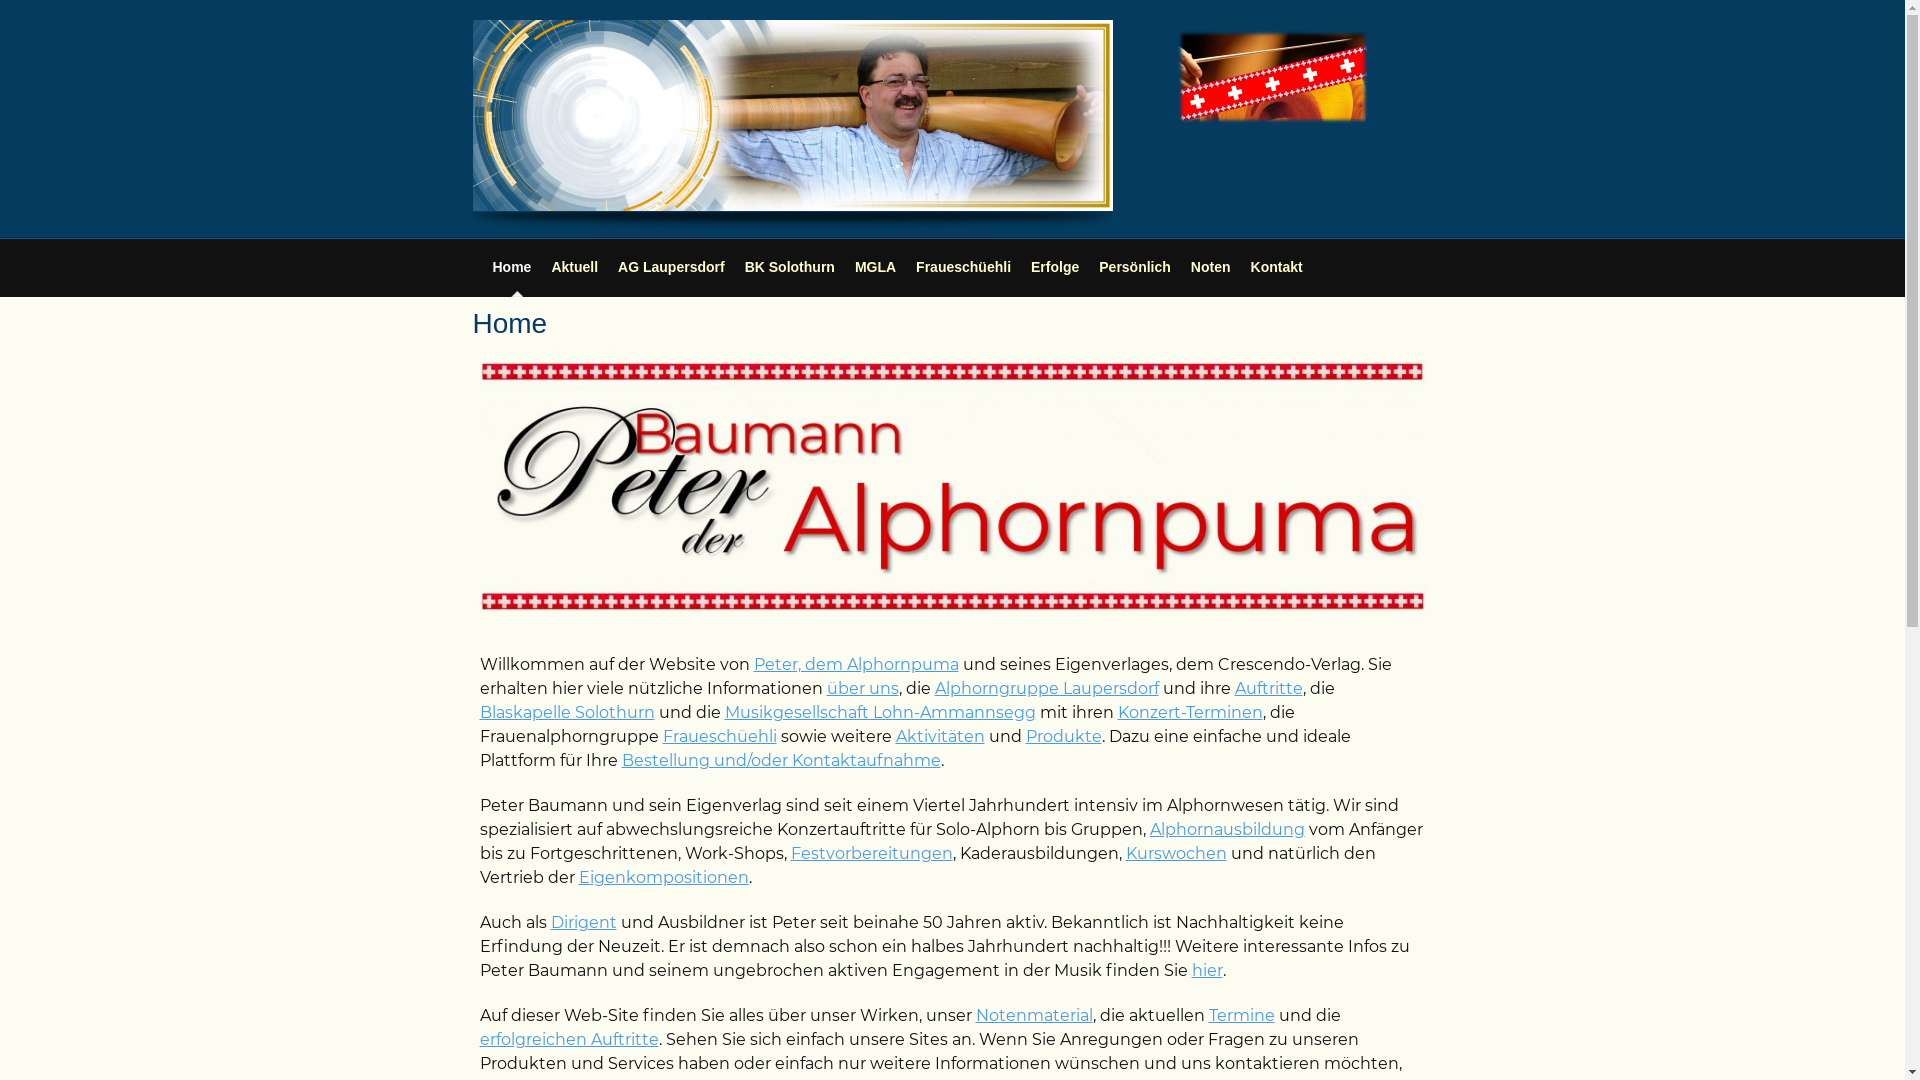  Describe the element at coordinates (789, 265) in the screenshot. I see `'BK Solothurn'` at that location.